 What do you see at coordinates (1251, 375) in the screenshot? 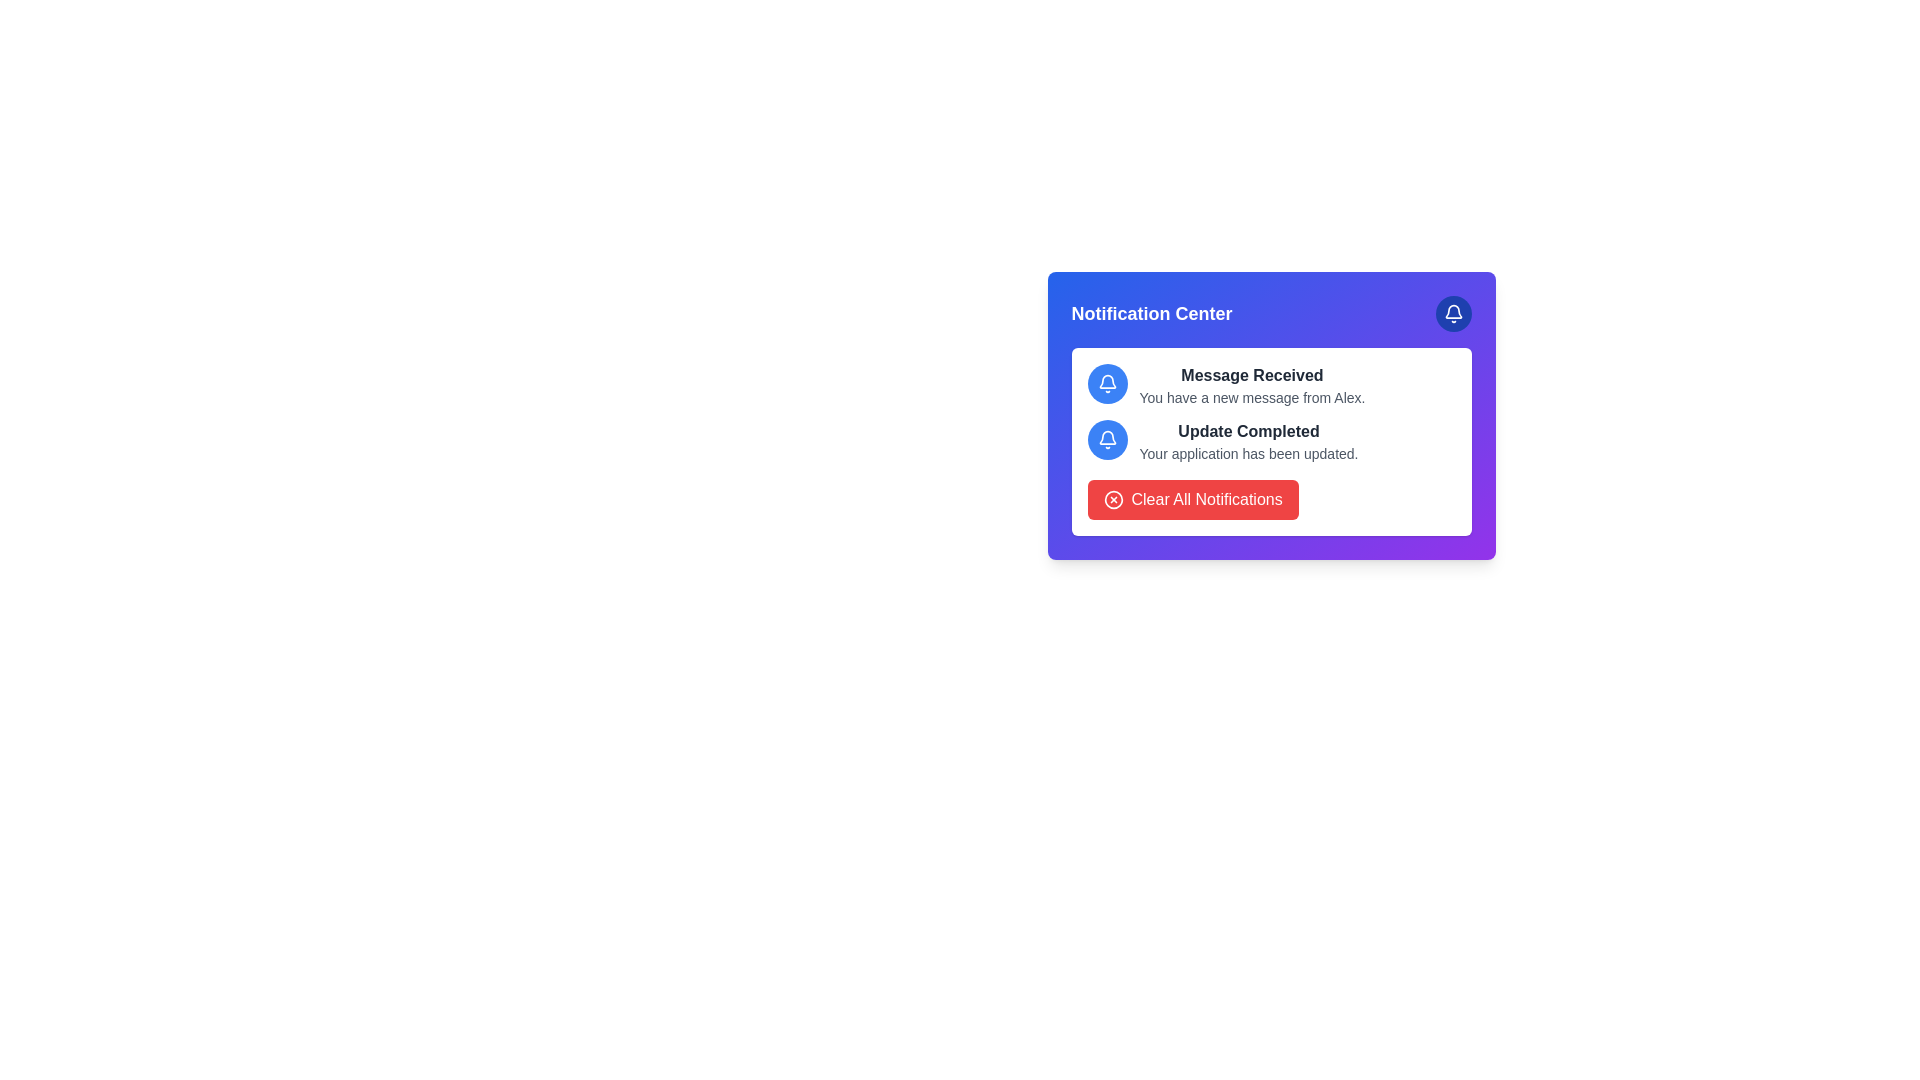
I see `bold black text label that says 'Message Received', which is the leading text block in the notification center panel` at bounding box center [1251, 375].